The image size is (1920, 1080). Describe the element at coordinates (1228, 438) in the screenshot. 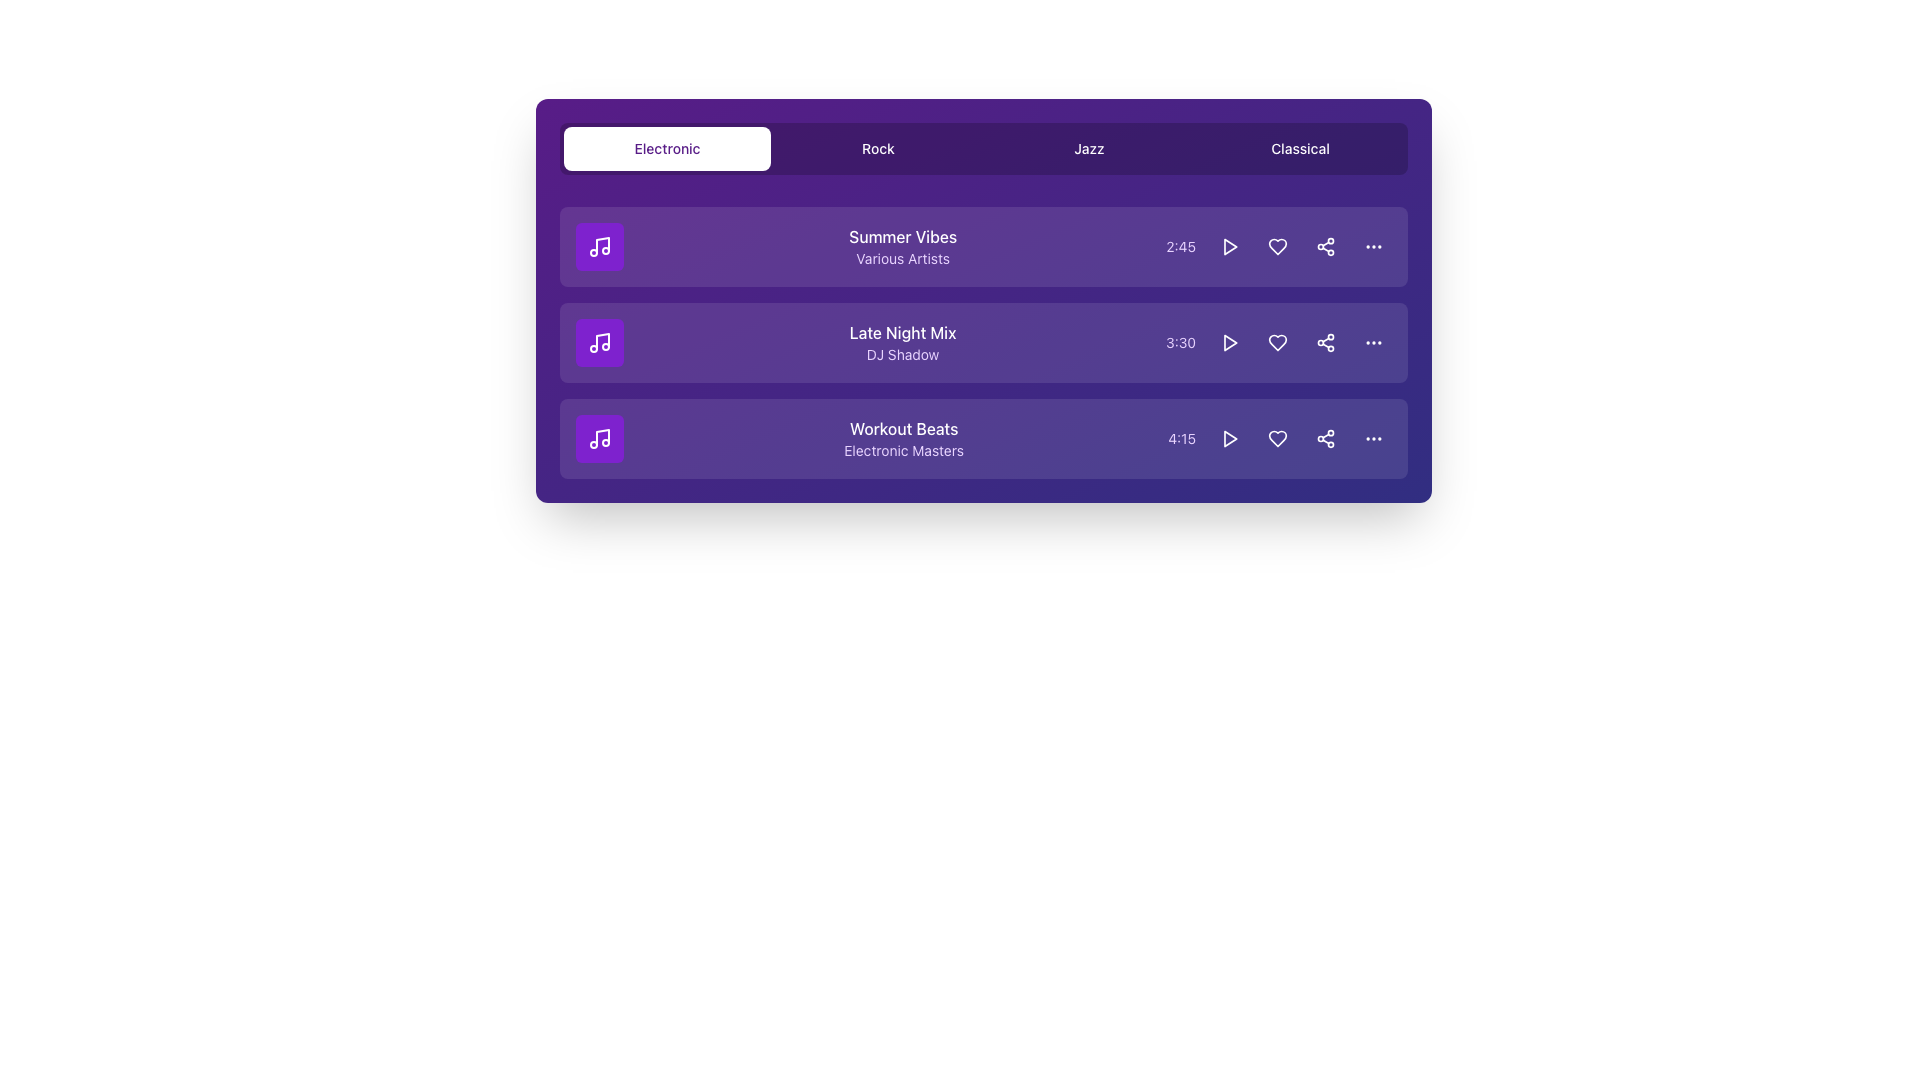

I see `the playback button located` at that location.